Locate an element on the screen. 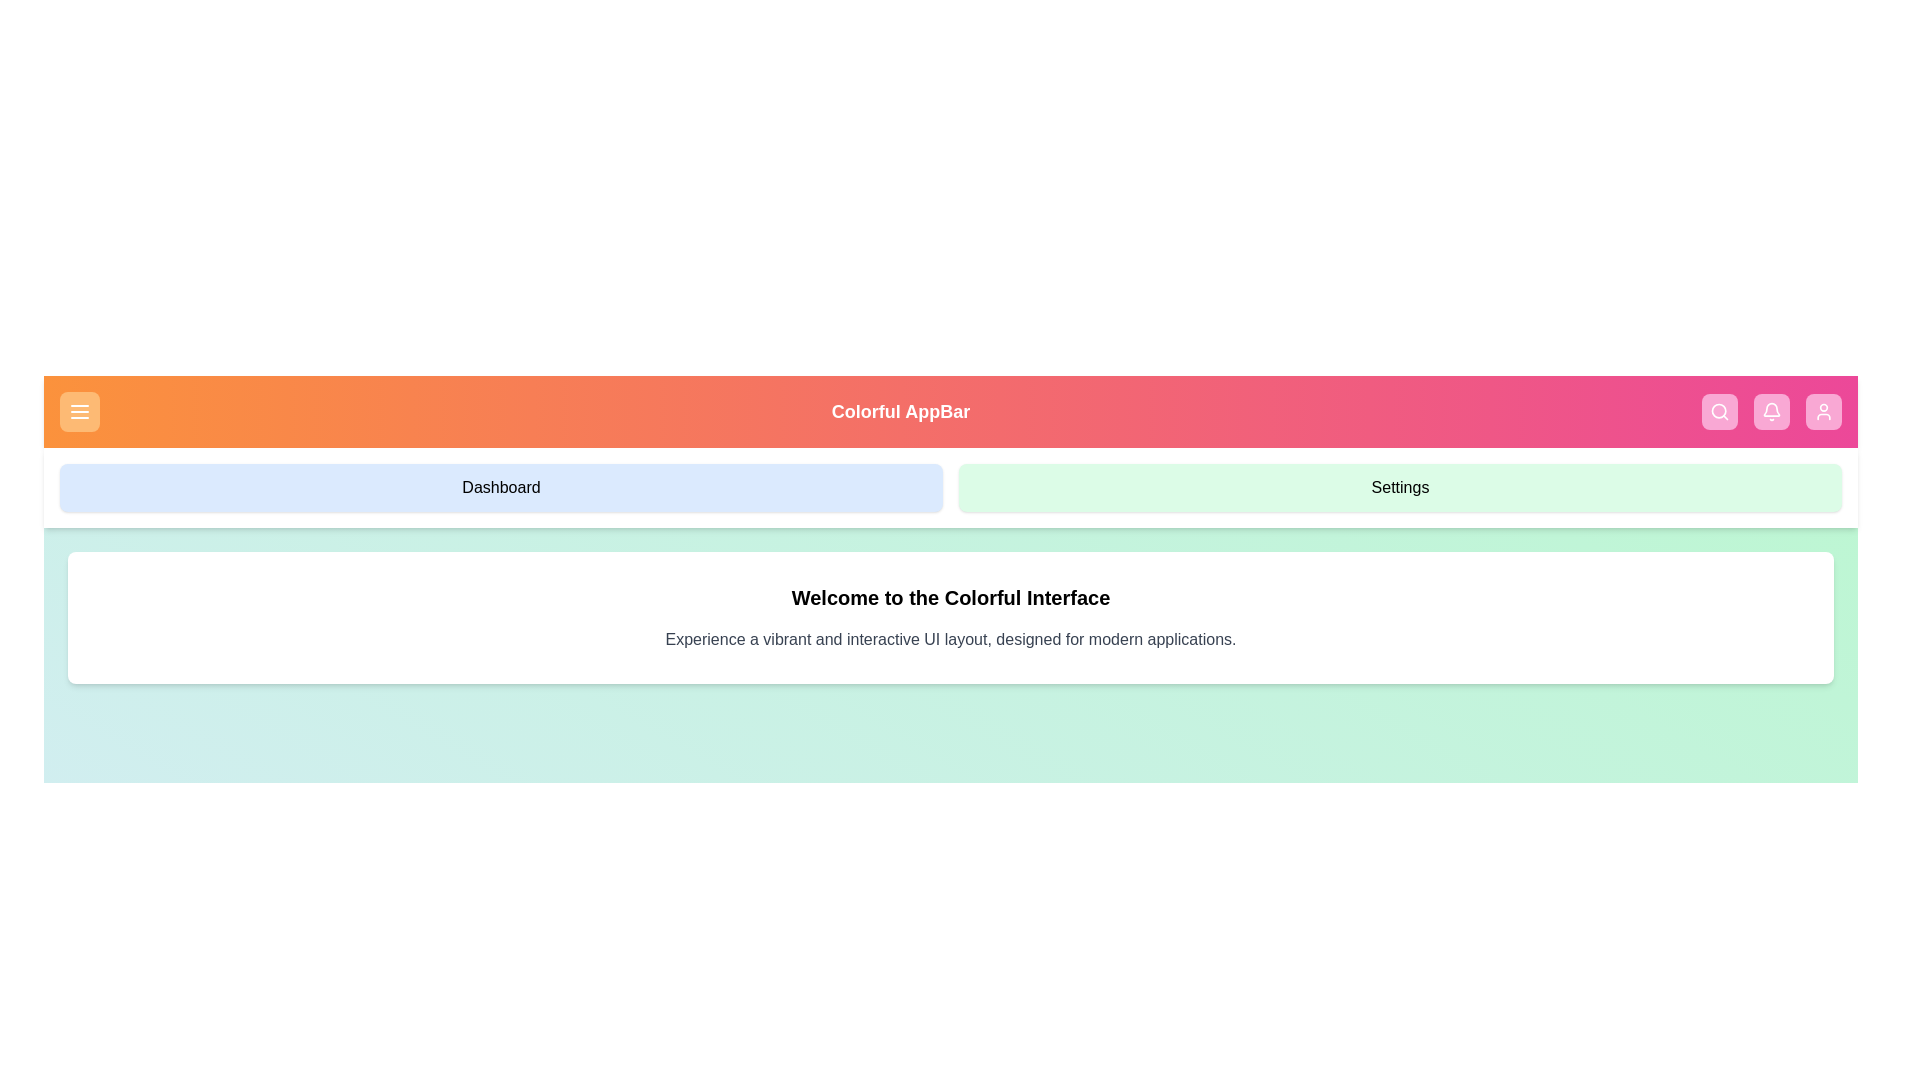  the menu button to toggle the navigation menu visibility is located at coordinates (80, 411).